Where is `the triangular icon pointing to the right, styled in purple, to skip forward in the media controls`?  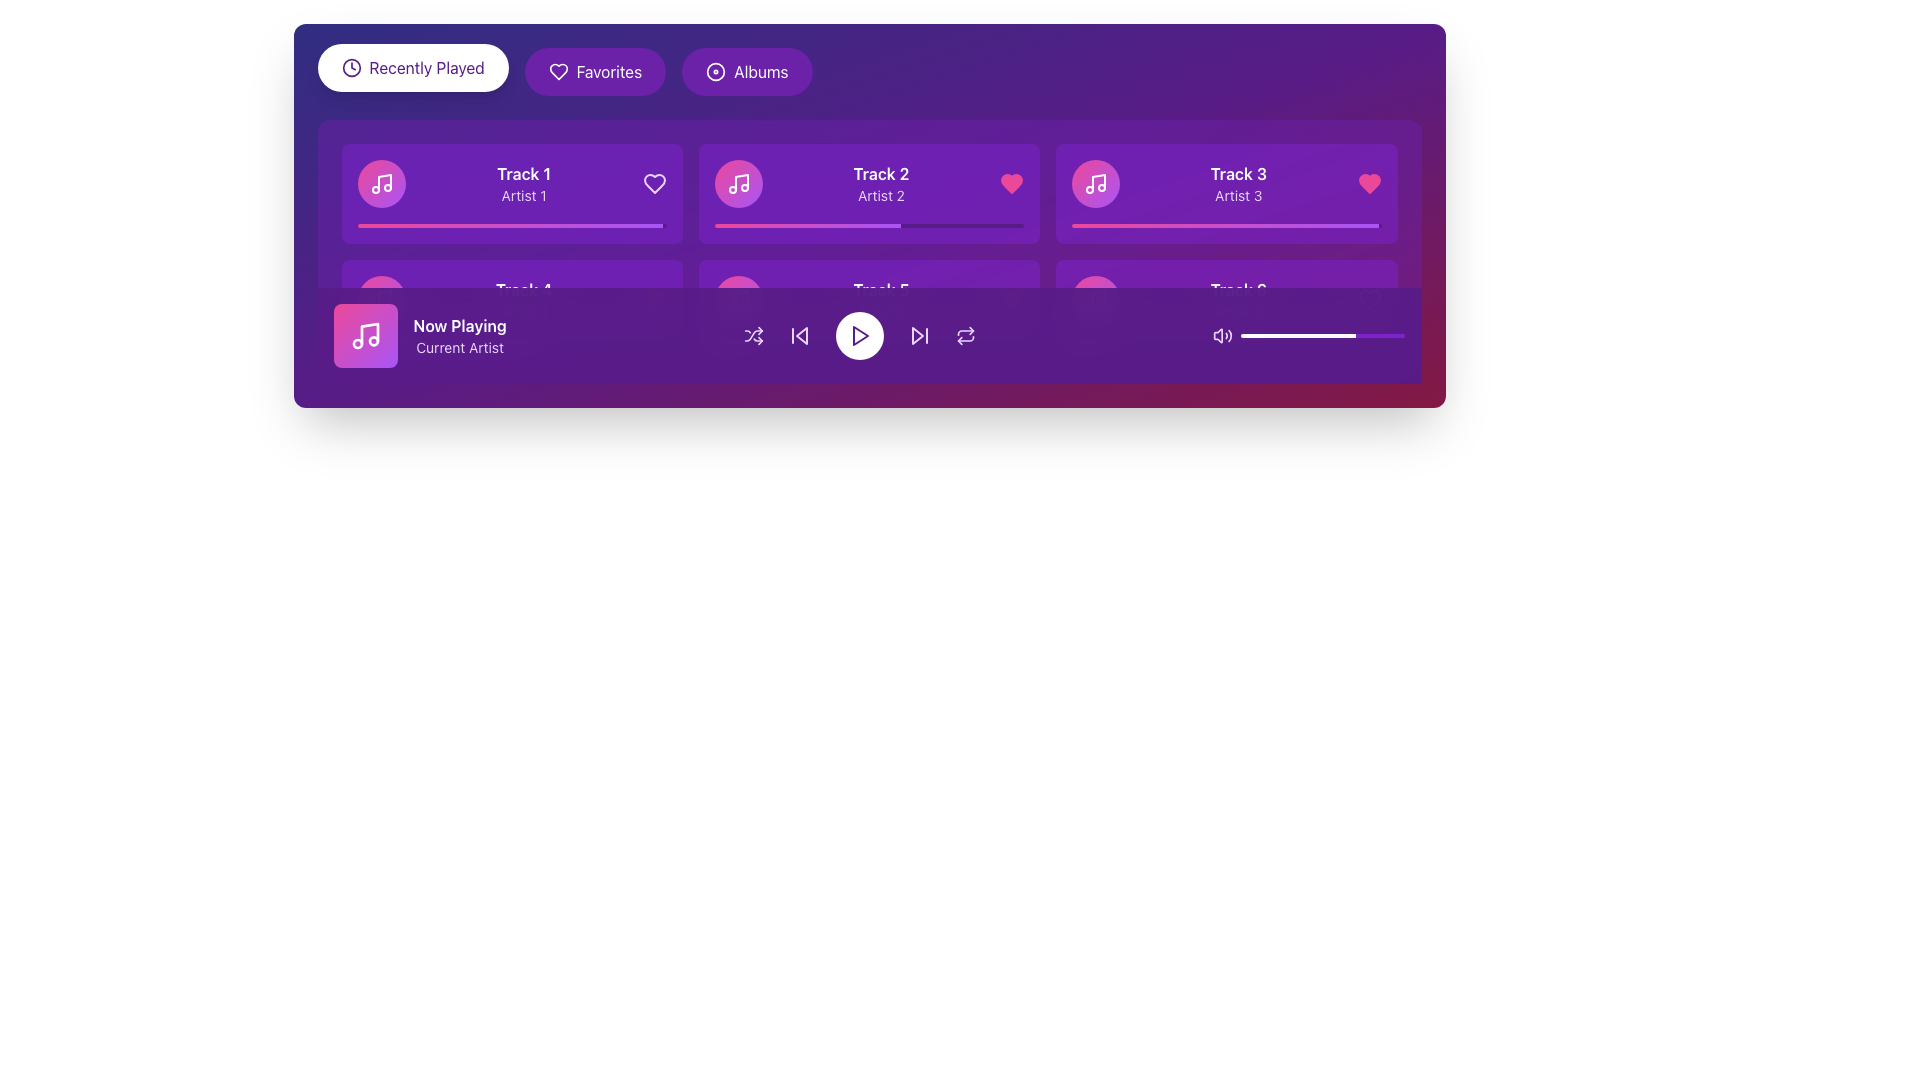 the triangular icon pointing to the right, styled in purple, to skip forward in the media controls is located at coordinates (917, 334).